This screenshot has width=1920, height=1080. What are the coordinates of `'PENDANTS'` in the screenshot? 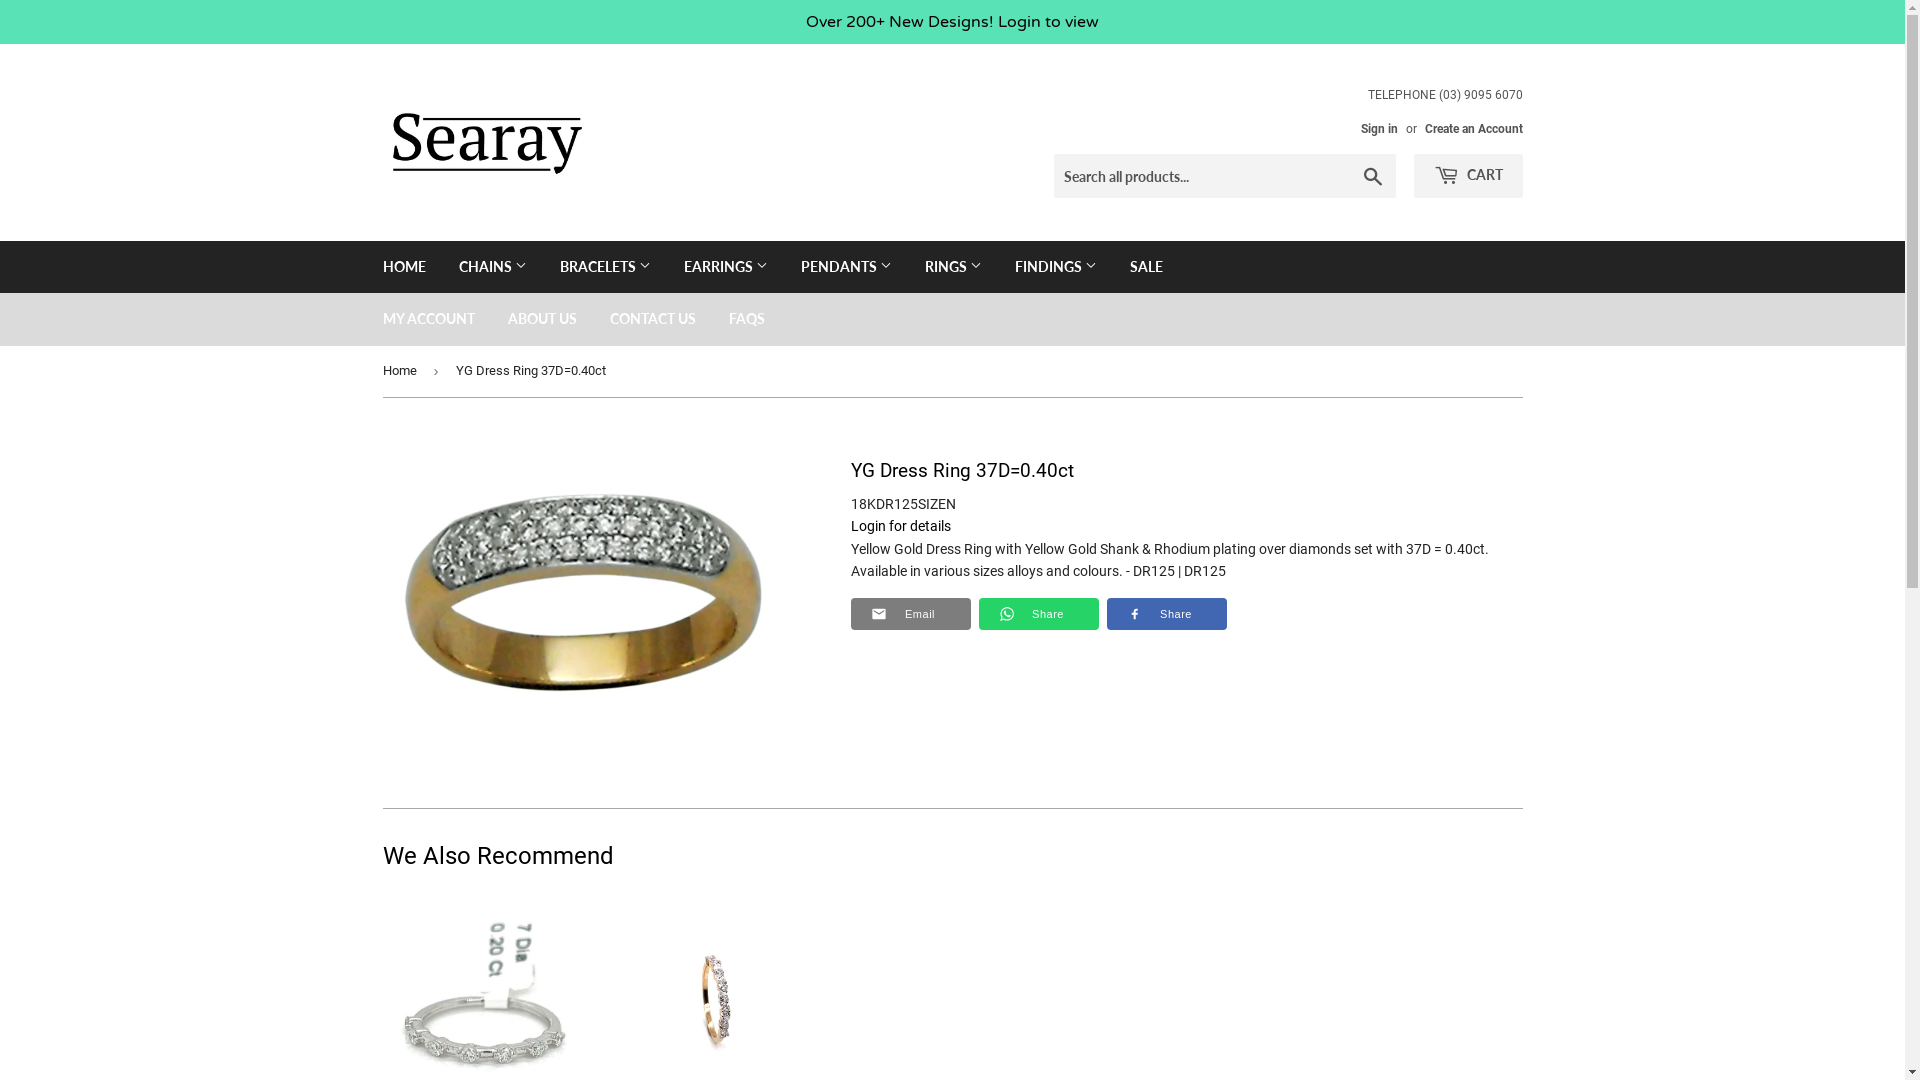 It's located at (785, 265).